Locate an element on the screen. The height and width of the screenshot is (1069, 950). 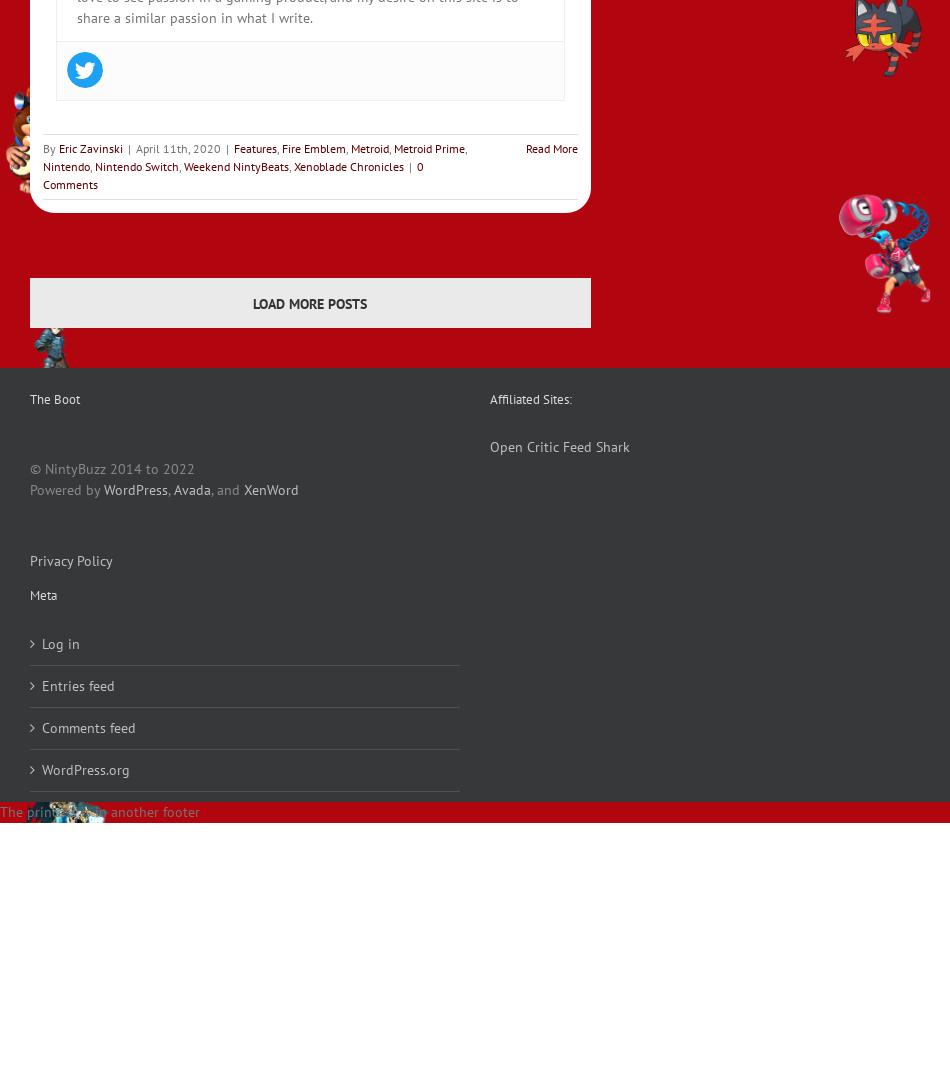
'Open Critic' is located at coordinates (524, 445).